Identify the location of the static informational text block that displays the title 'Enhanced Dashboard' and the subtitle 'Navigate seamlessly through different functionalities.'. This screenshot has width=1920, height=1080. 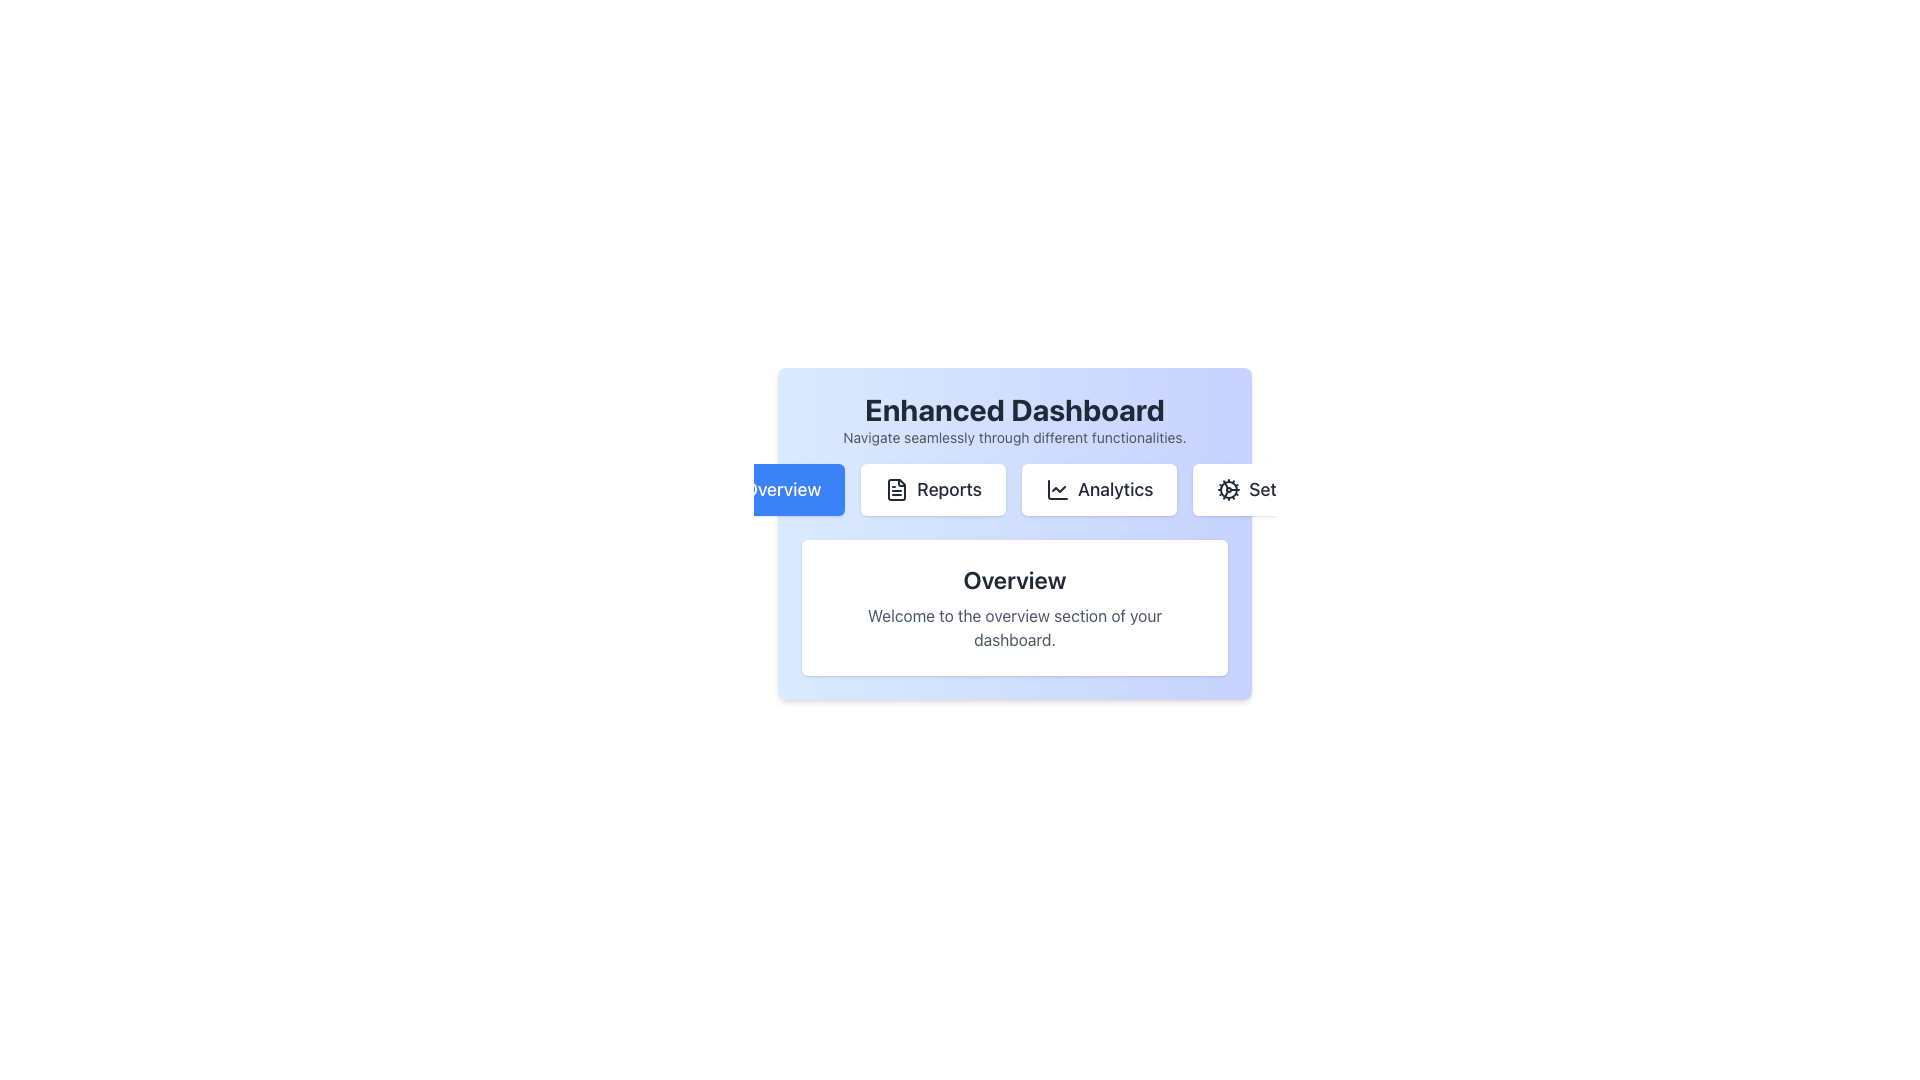
(1014, 419).